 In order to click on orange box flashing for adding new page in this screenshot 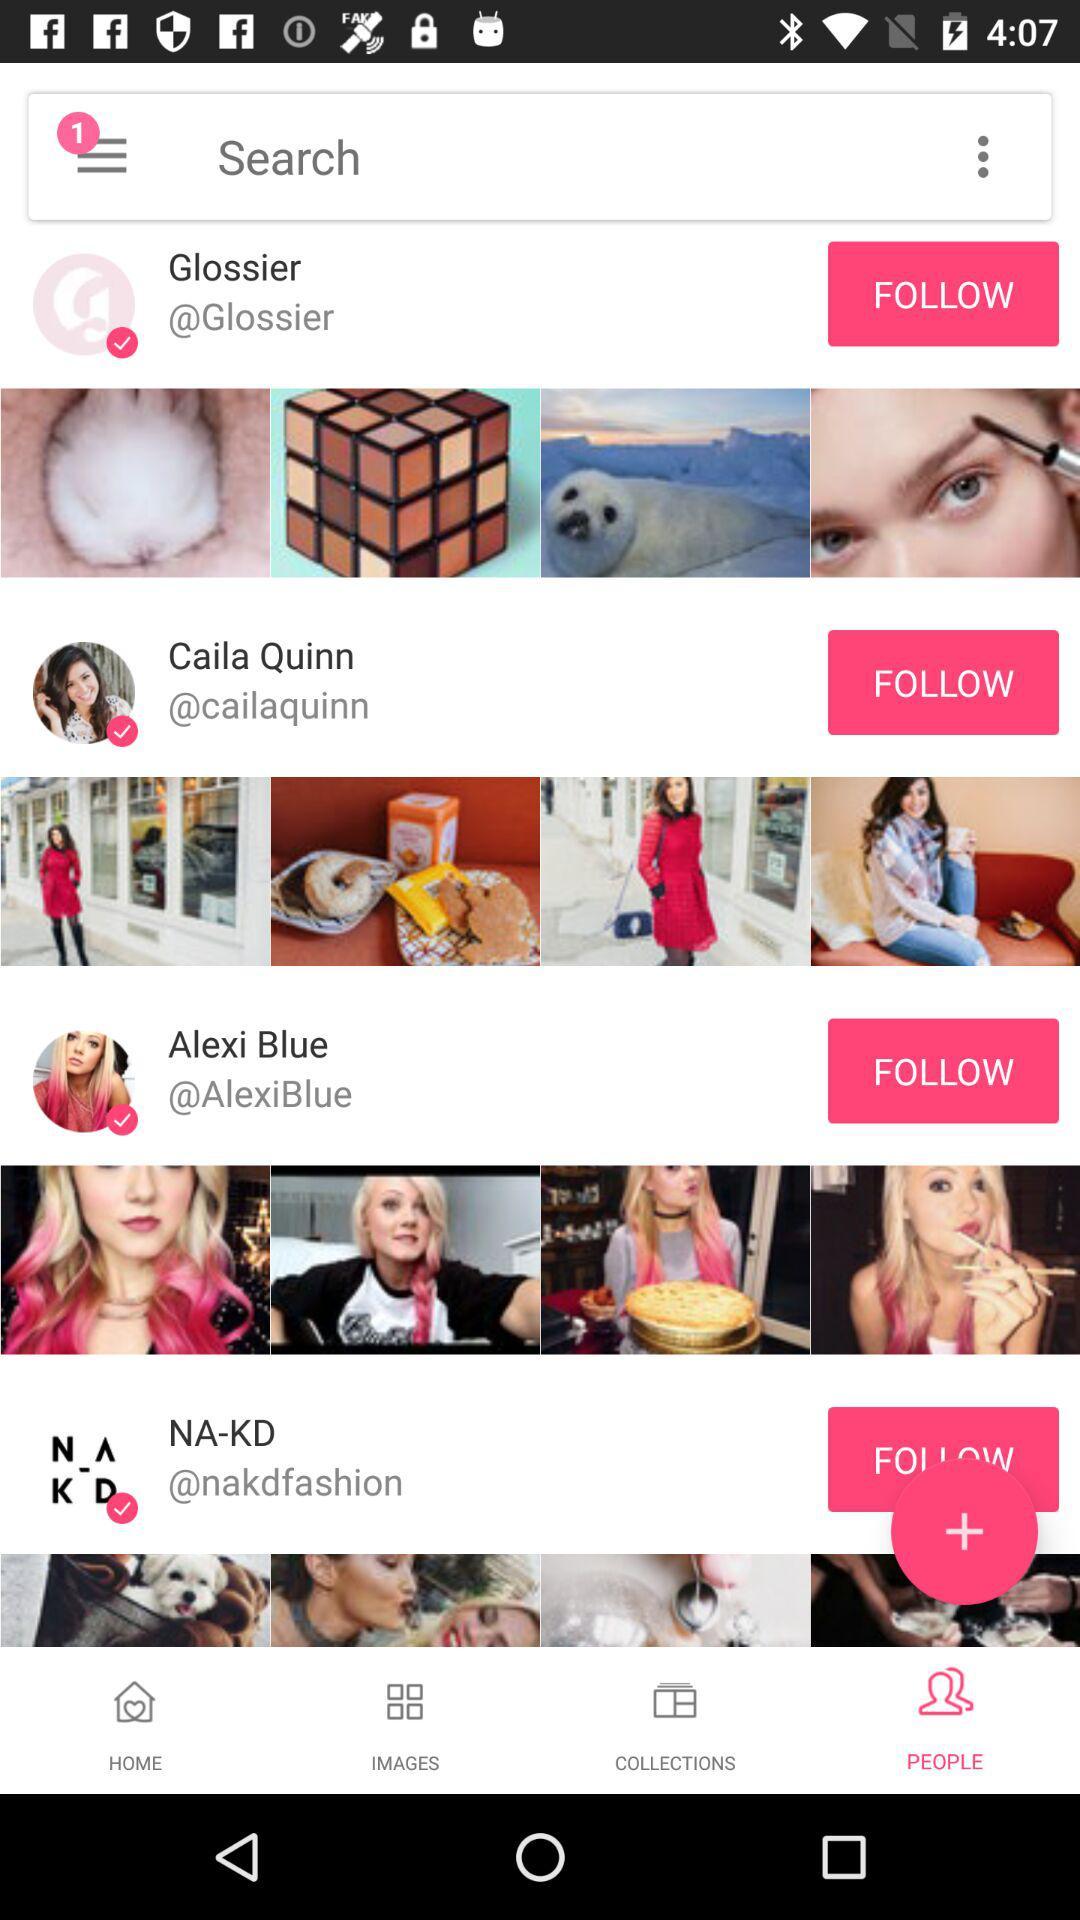, I will do `click(963, 1530)`.